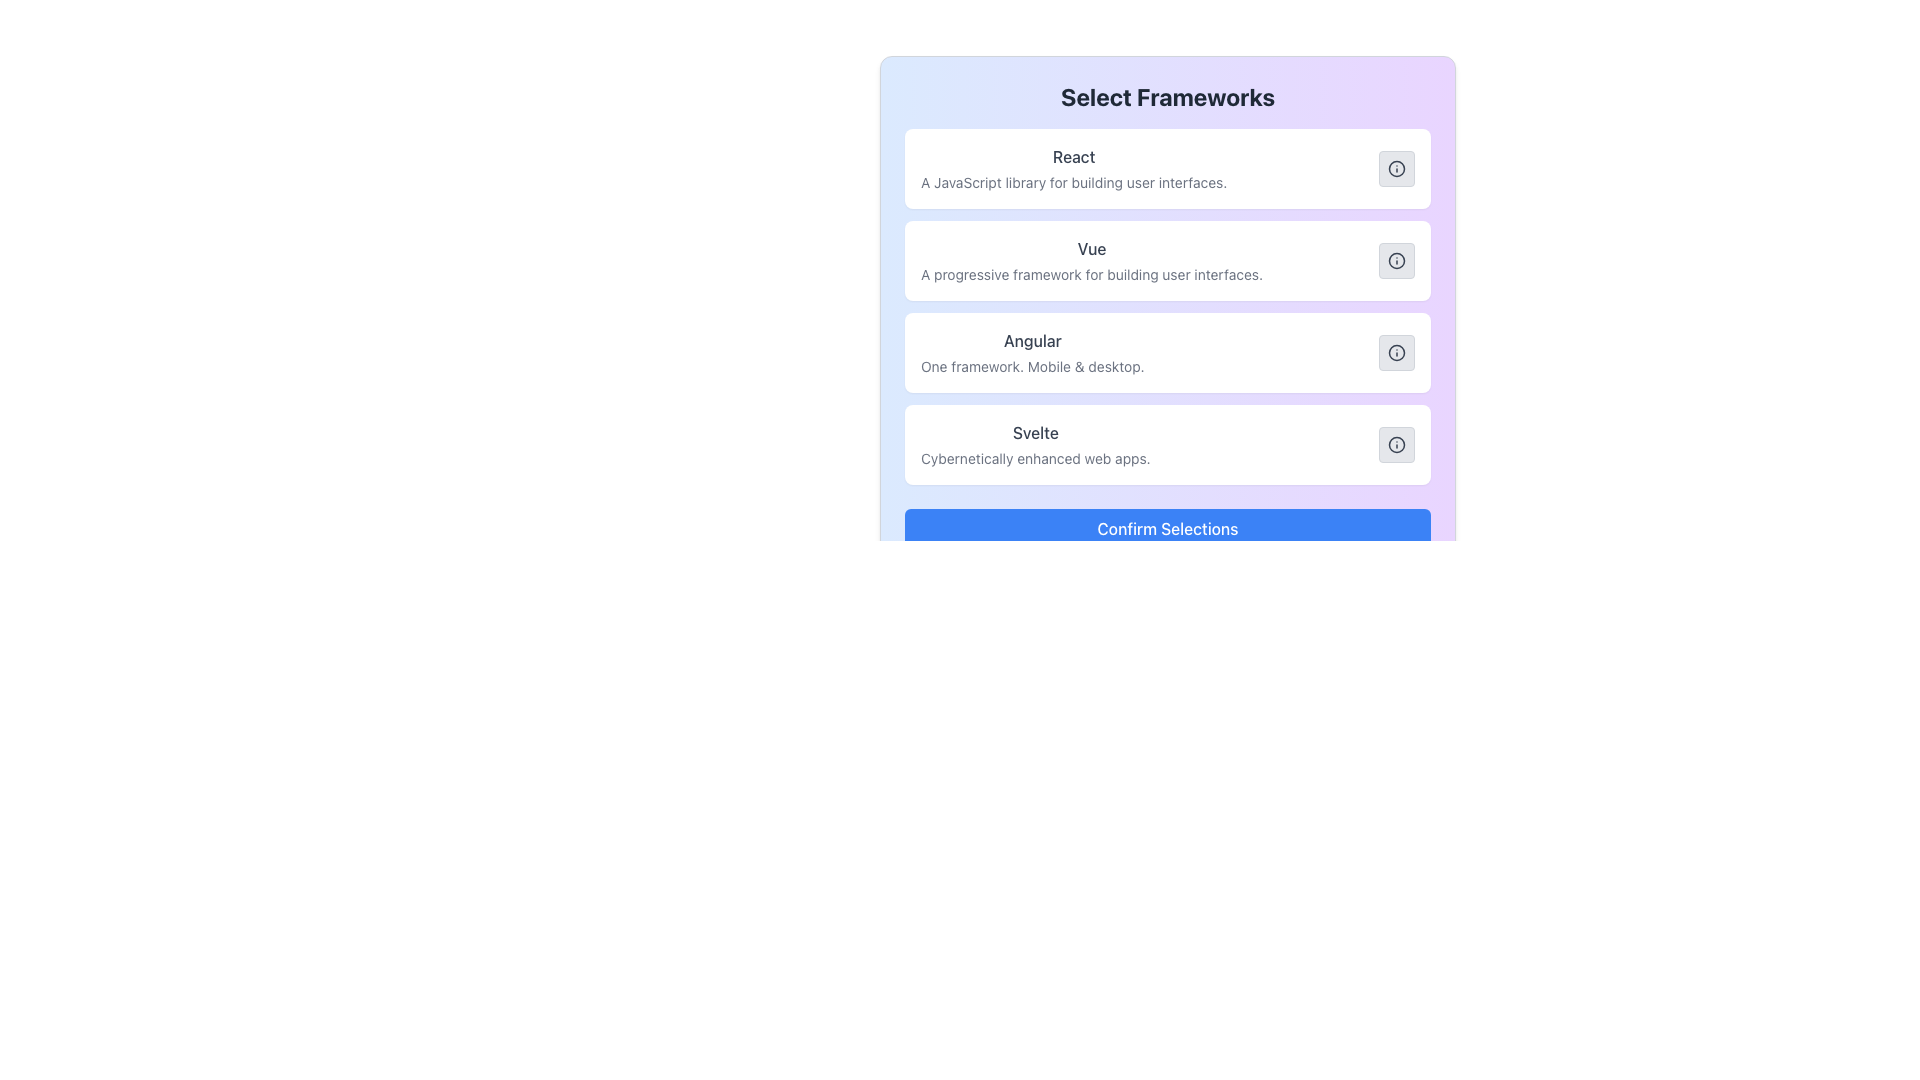 This screenshot has height=1080, width=1920. What do you see at coordinates (1035, 431) in the screenshot?
I see `title text label for the 'Svelte' framework option, which is the first line of text in the fourth item of the vertical list of framework options` at bounding box center [1035, 431].